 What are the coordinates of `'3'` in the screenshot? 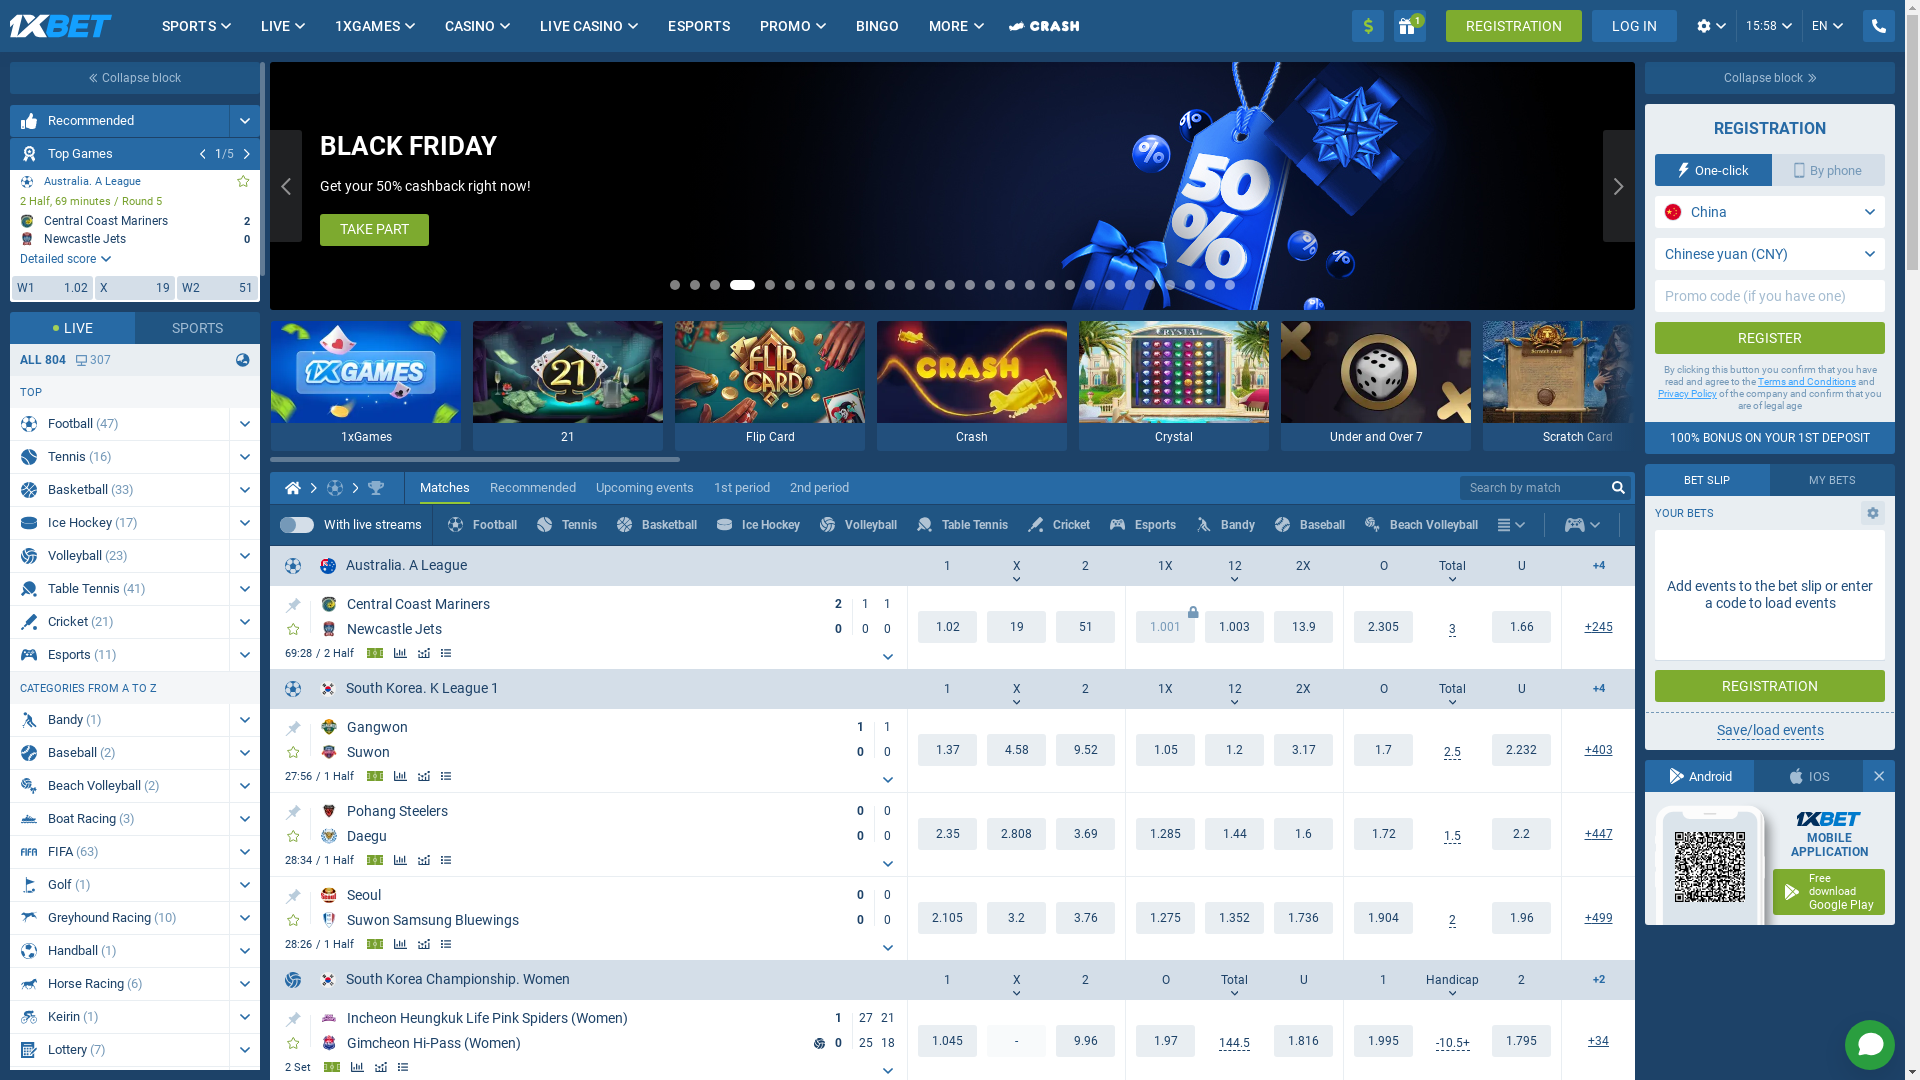 It's located at (1452, 628).